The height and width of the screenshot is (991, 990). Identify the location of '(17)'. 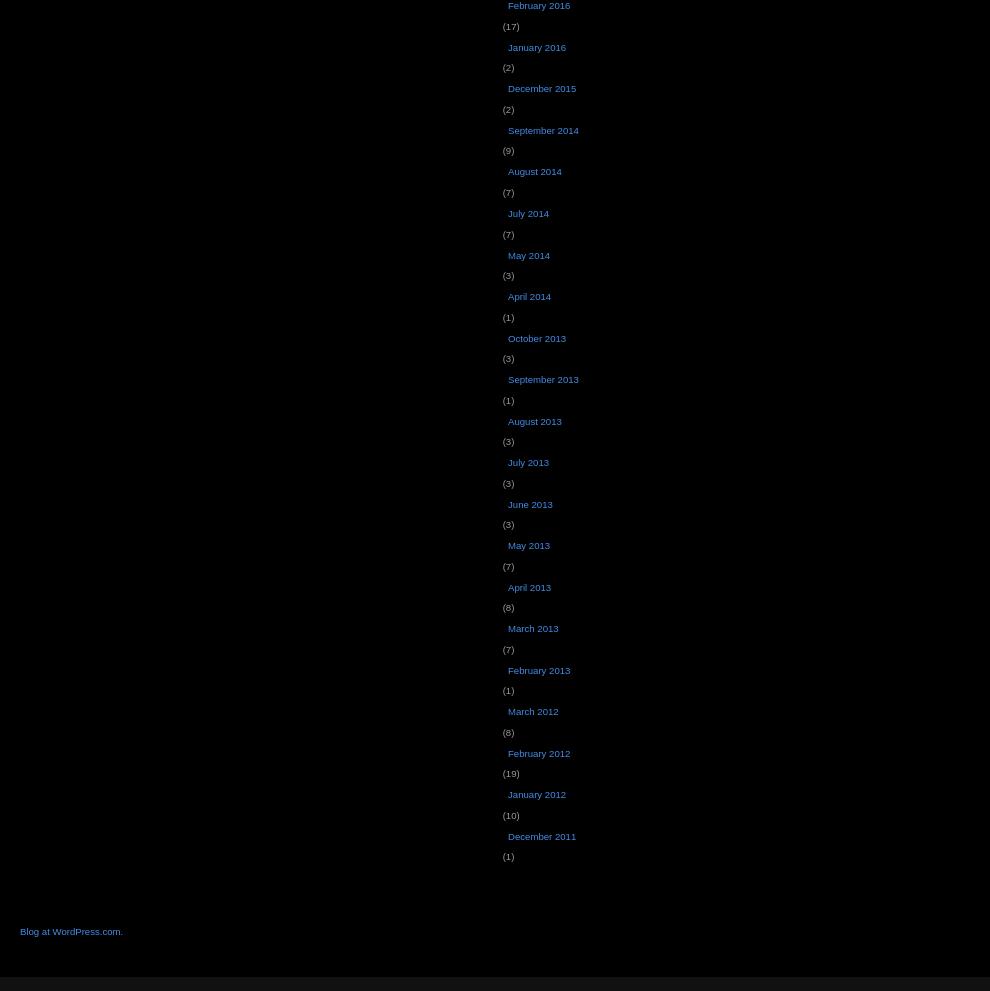
(508, 24).